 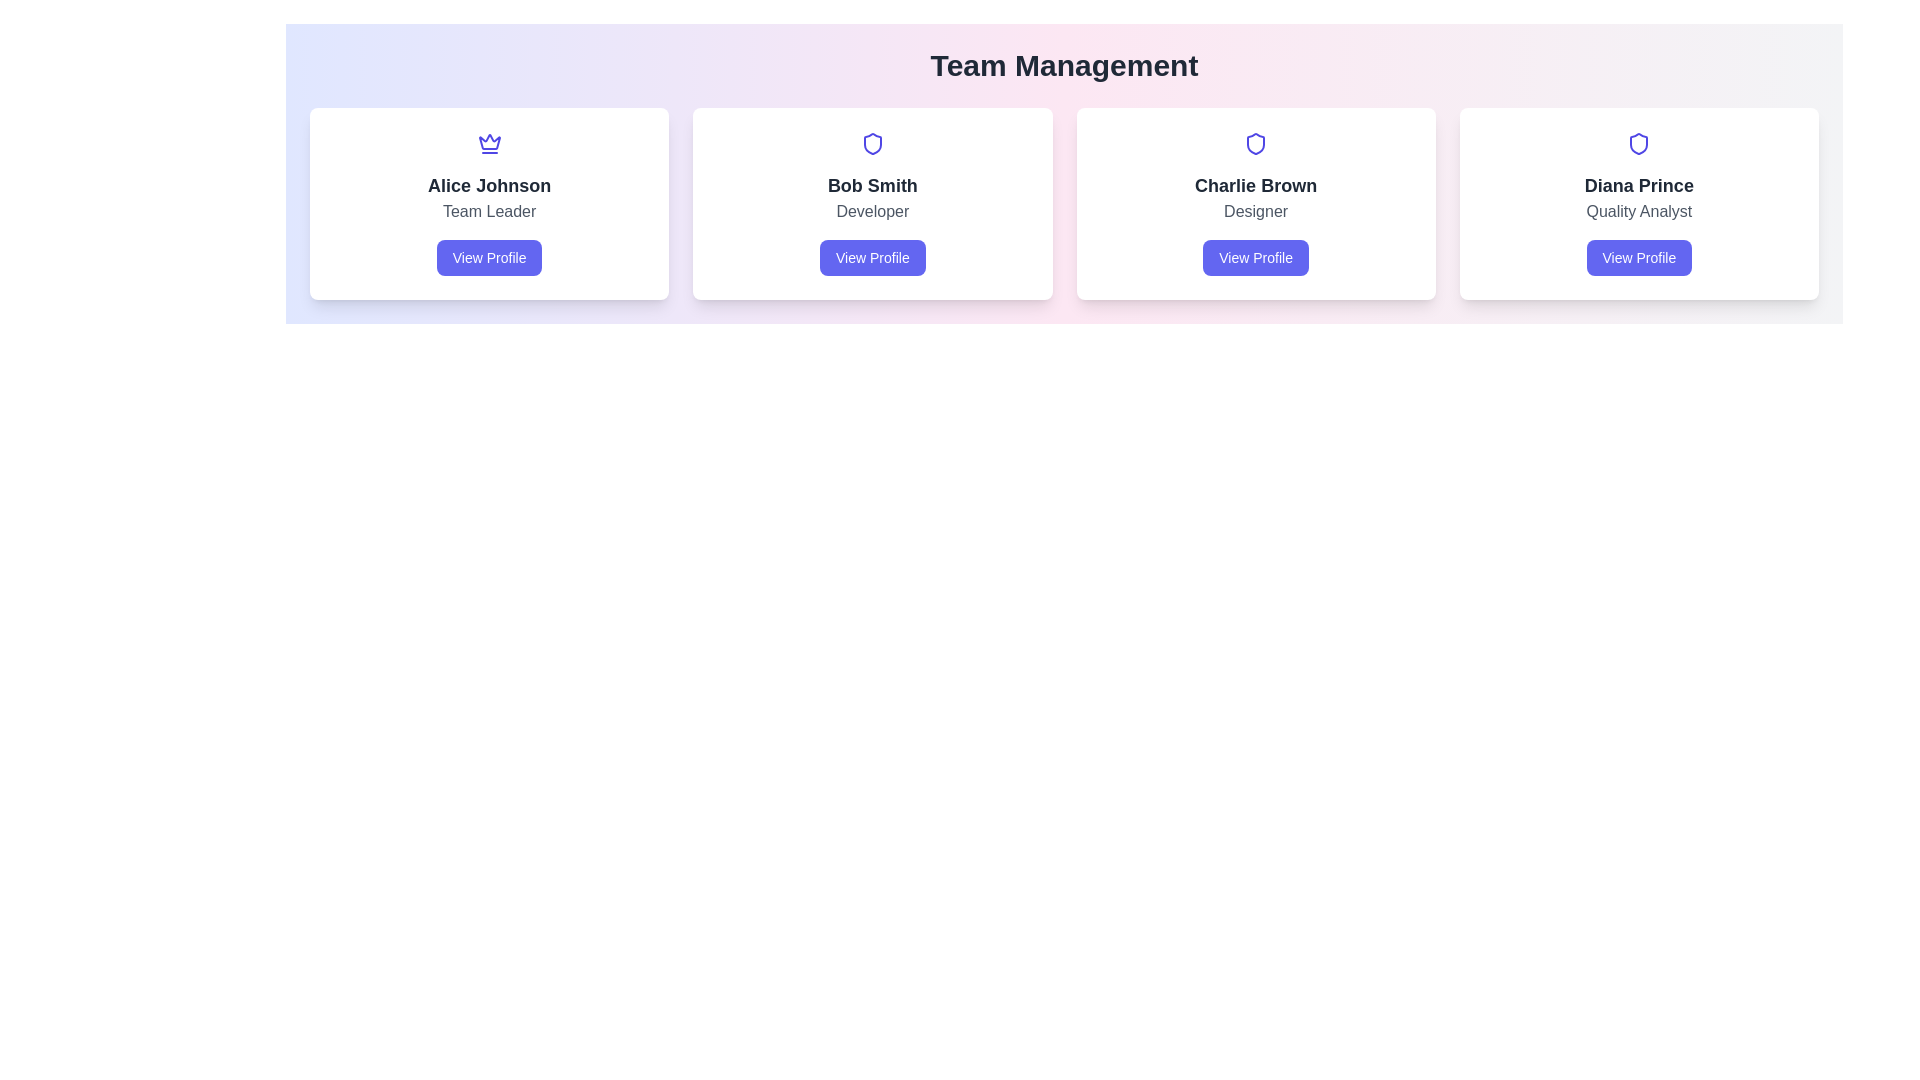 I want to click on the decorative icon located at the top center of the card labeled 'Diana Prince', which is the right-most card in a set of four horizontally arranged cards, so click(x=1639, y=142).